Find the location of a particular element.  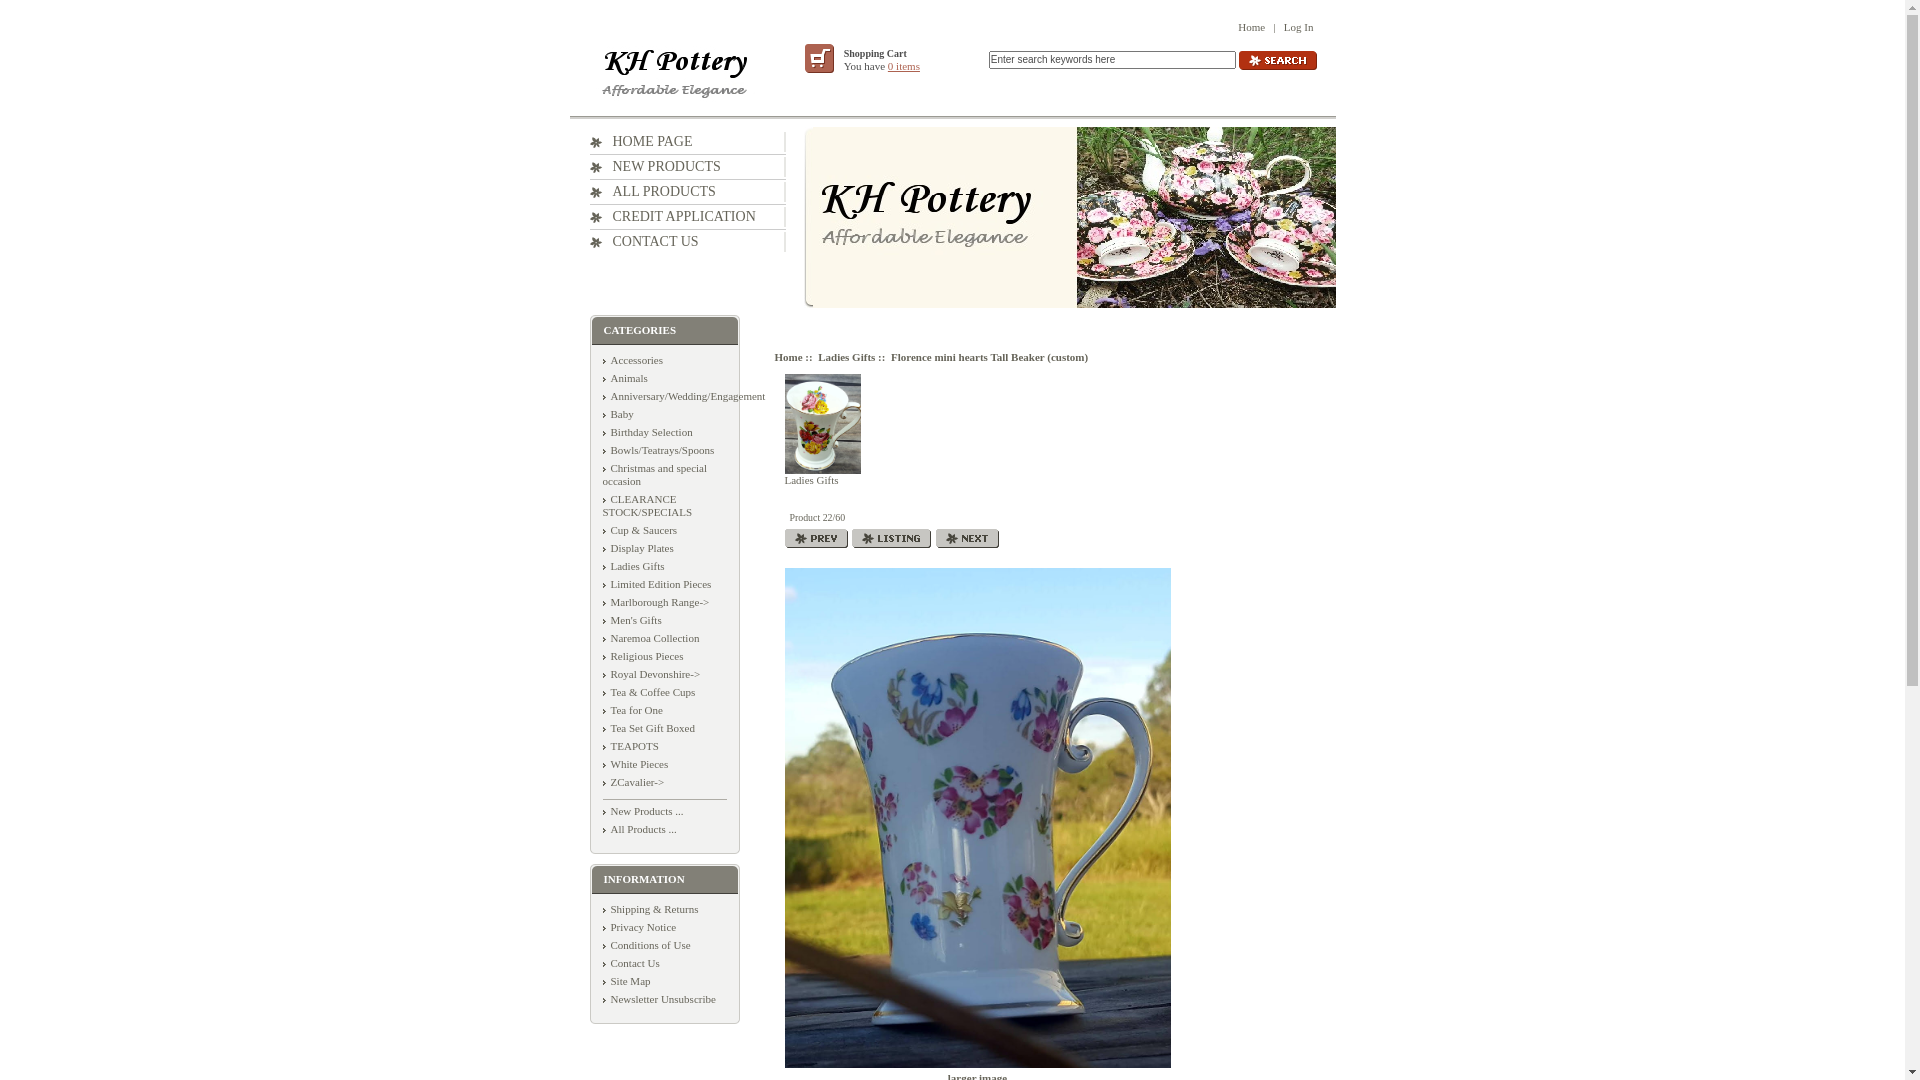

'Home' is located at coordinates (786, 356).